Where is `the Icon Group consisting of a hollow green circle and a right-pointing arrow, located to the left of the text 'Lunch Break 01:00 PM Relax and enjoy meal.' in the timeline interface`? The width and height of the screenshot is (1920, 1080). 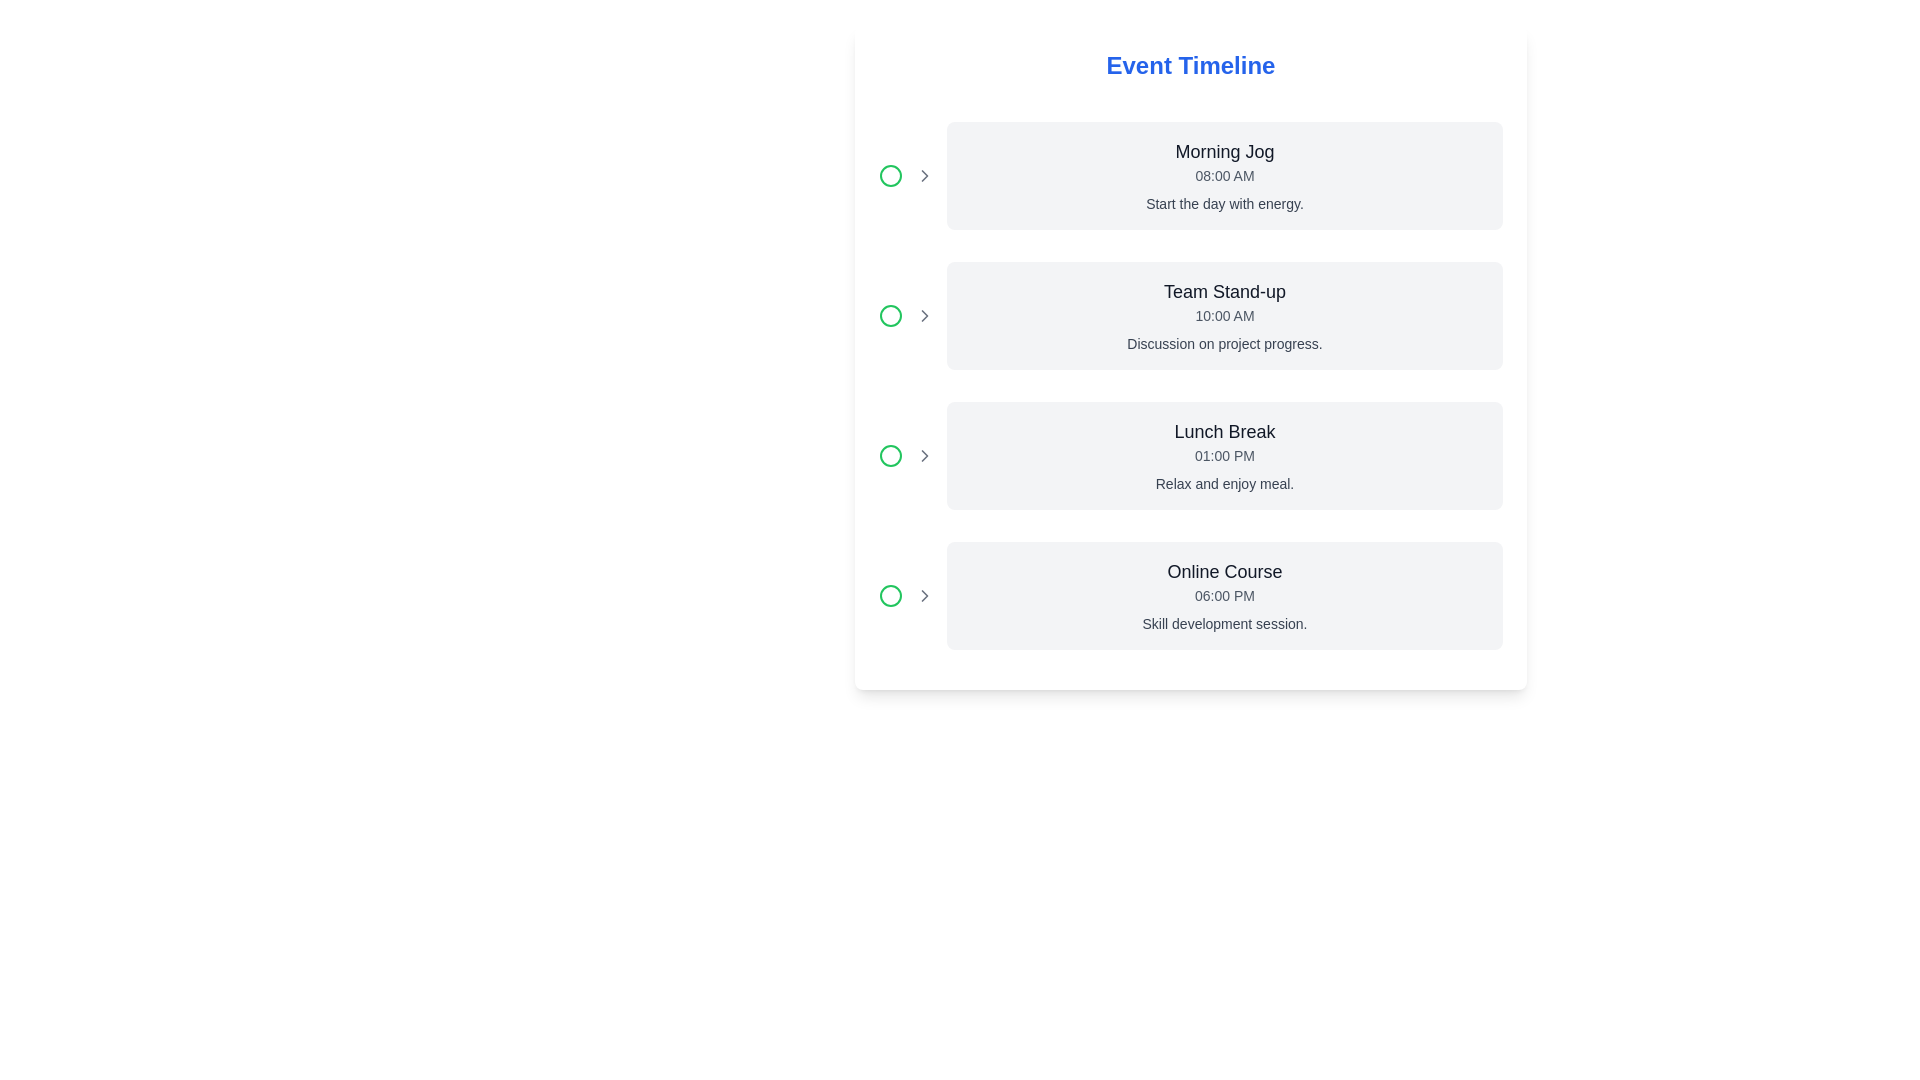 the Icon Group consisting of a hollow green circle and a right-pointing arrow, located to the left of the text 'Lunch Break 01:00 PM Relax and enjoy meal.' in the timeline interface is located at coordinates (911, 455).